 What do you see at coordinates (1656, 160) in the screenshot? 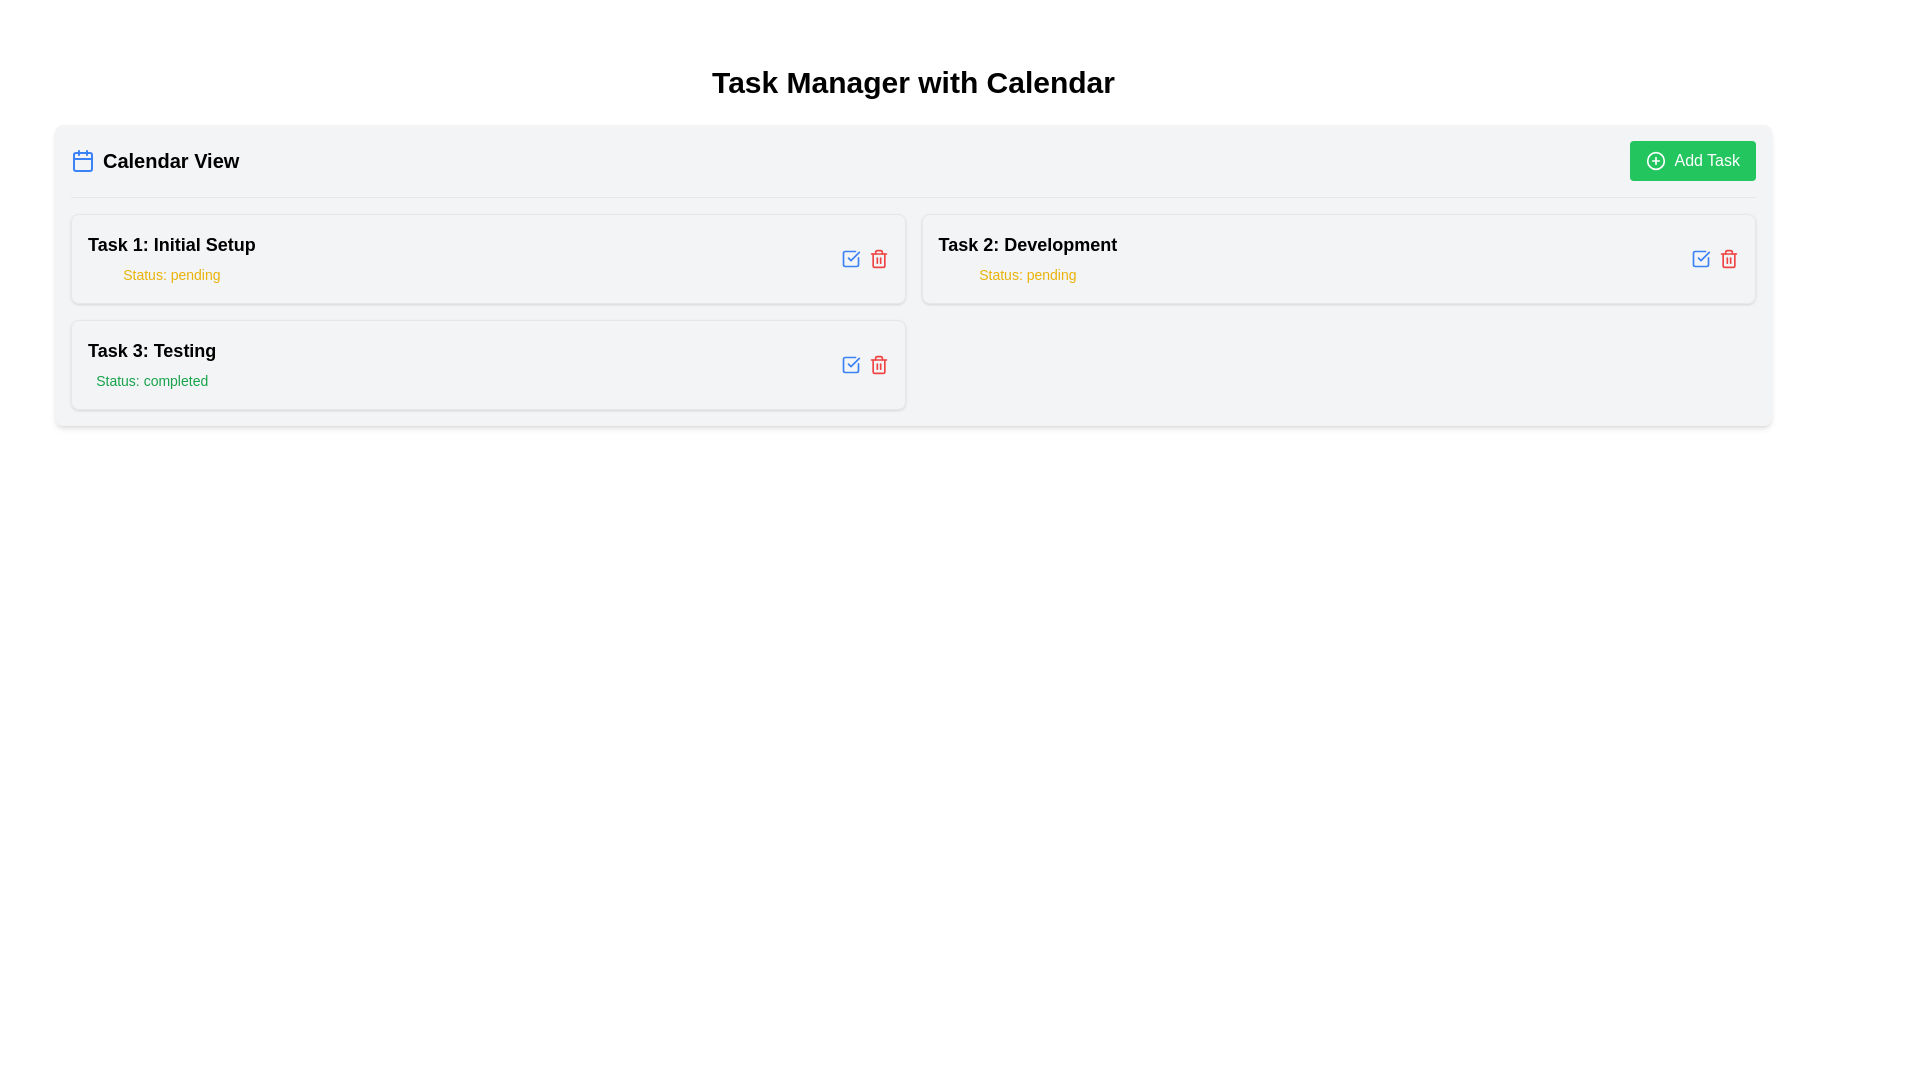
I see `the circular icon located at the left end of the 'Add Task' button in the top-right area of the header section` at bounding box center [1656, 160].